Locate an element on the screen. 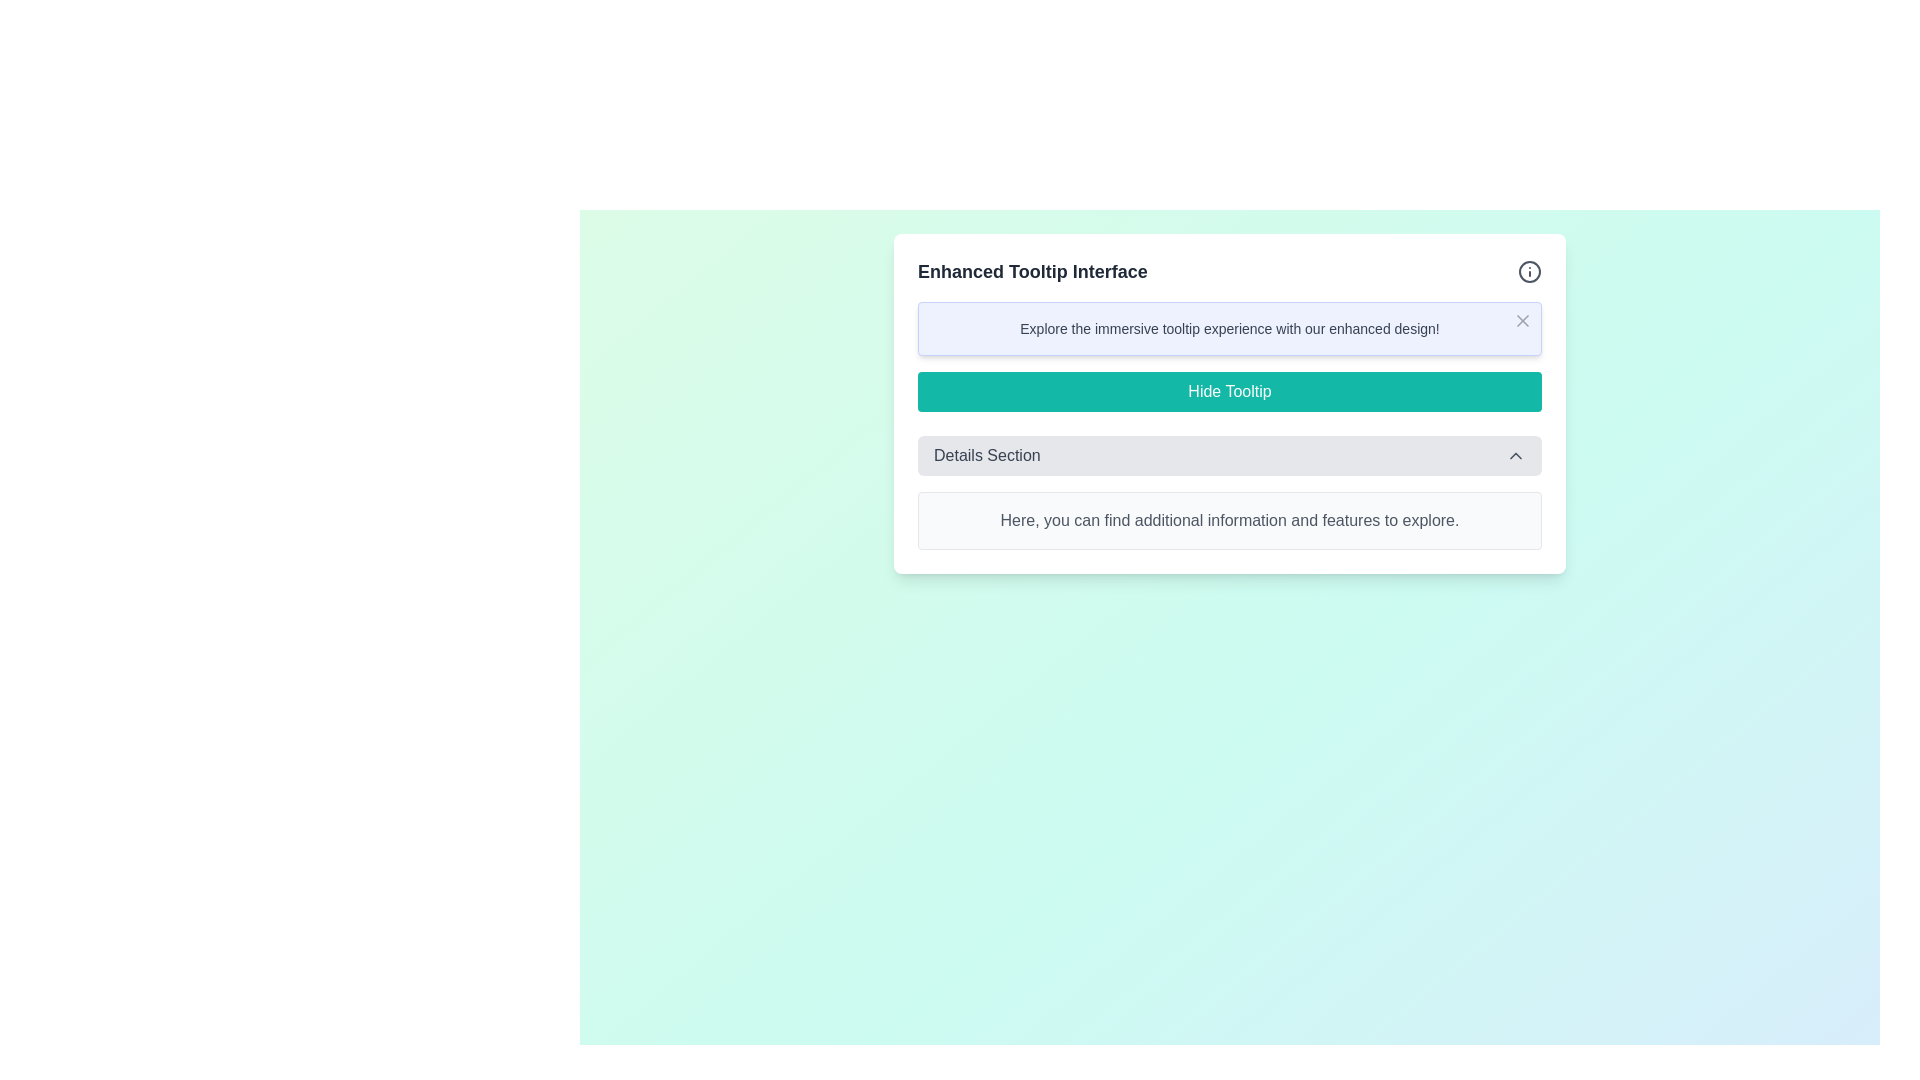 Image resolution: width=1920 pixels, height=1080 pixels. the small upward-pointing chevron icon button located on the far-right side of the 'Details Section' header is located at coordinates (1516, 455).